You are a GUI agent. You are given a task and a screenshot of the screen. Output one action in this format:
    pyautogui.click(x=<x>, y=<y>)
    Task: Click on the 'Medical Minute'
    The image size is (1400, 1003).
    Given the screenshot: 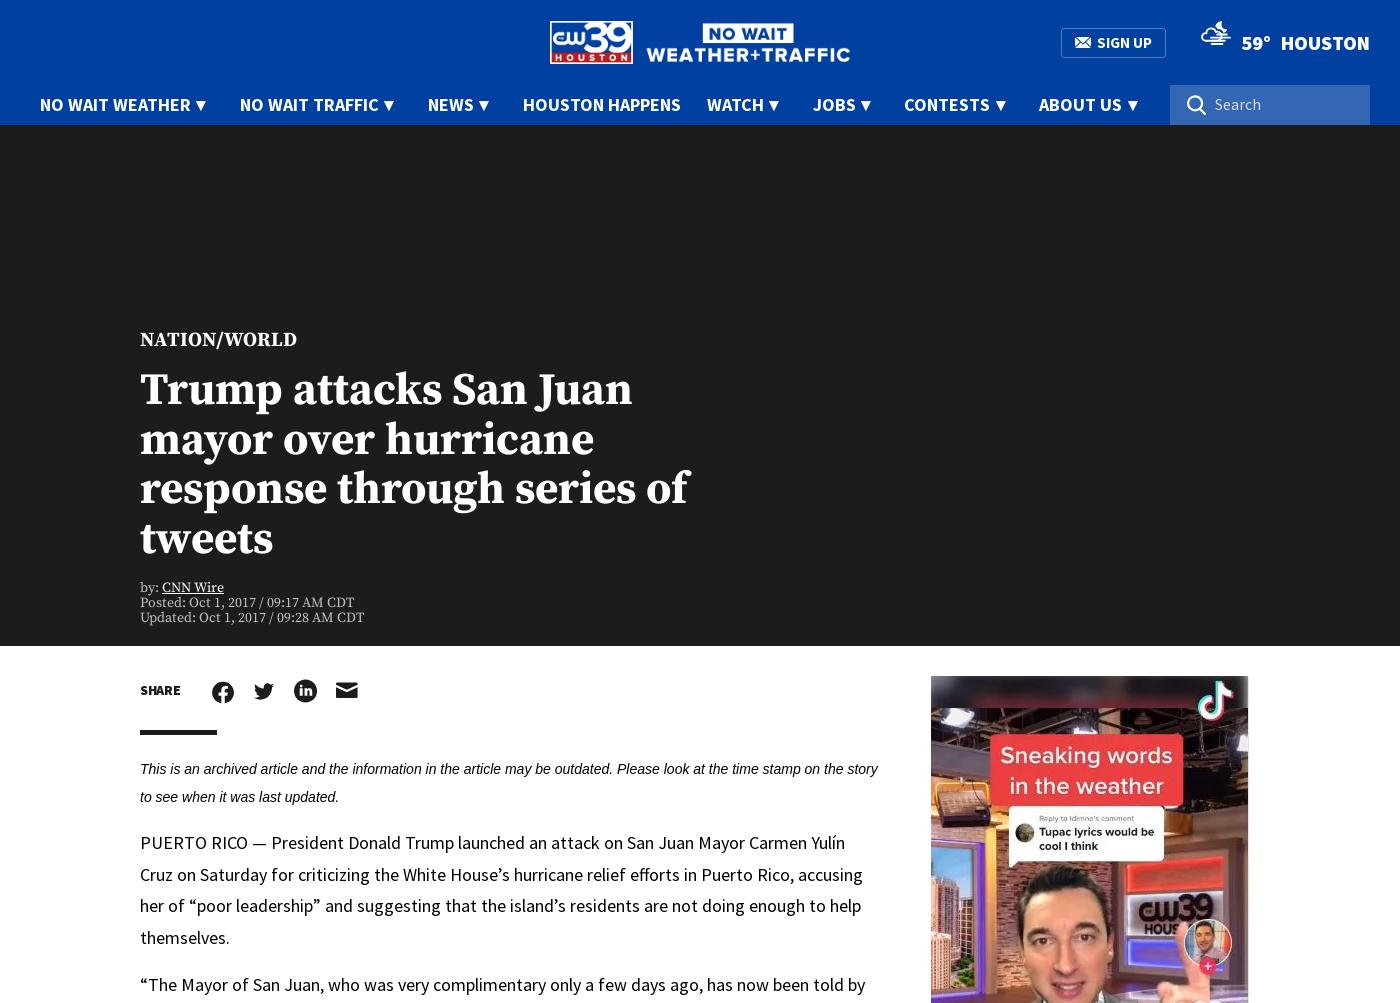 What is the action you would take?
    pyautogui.click(x=129, y=459)
    